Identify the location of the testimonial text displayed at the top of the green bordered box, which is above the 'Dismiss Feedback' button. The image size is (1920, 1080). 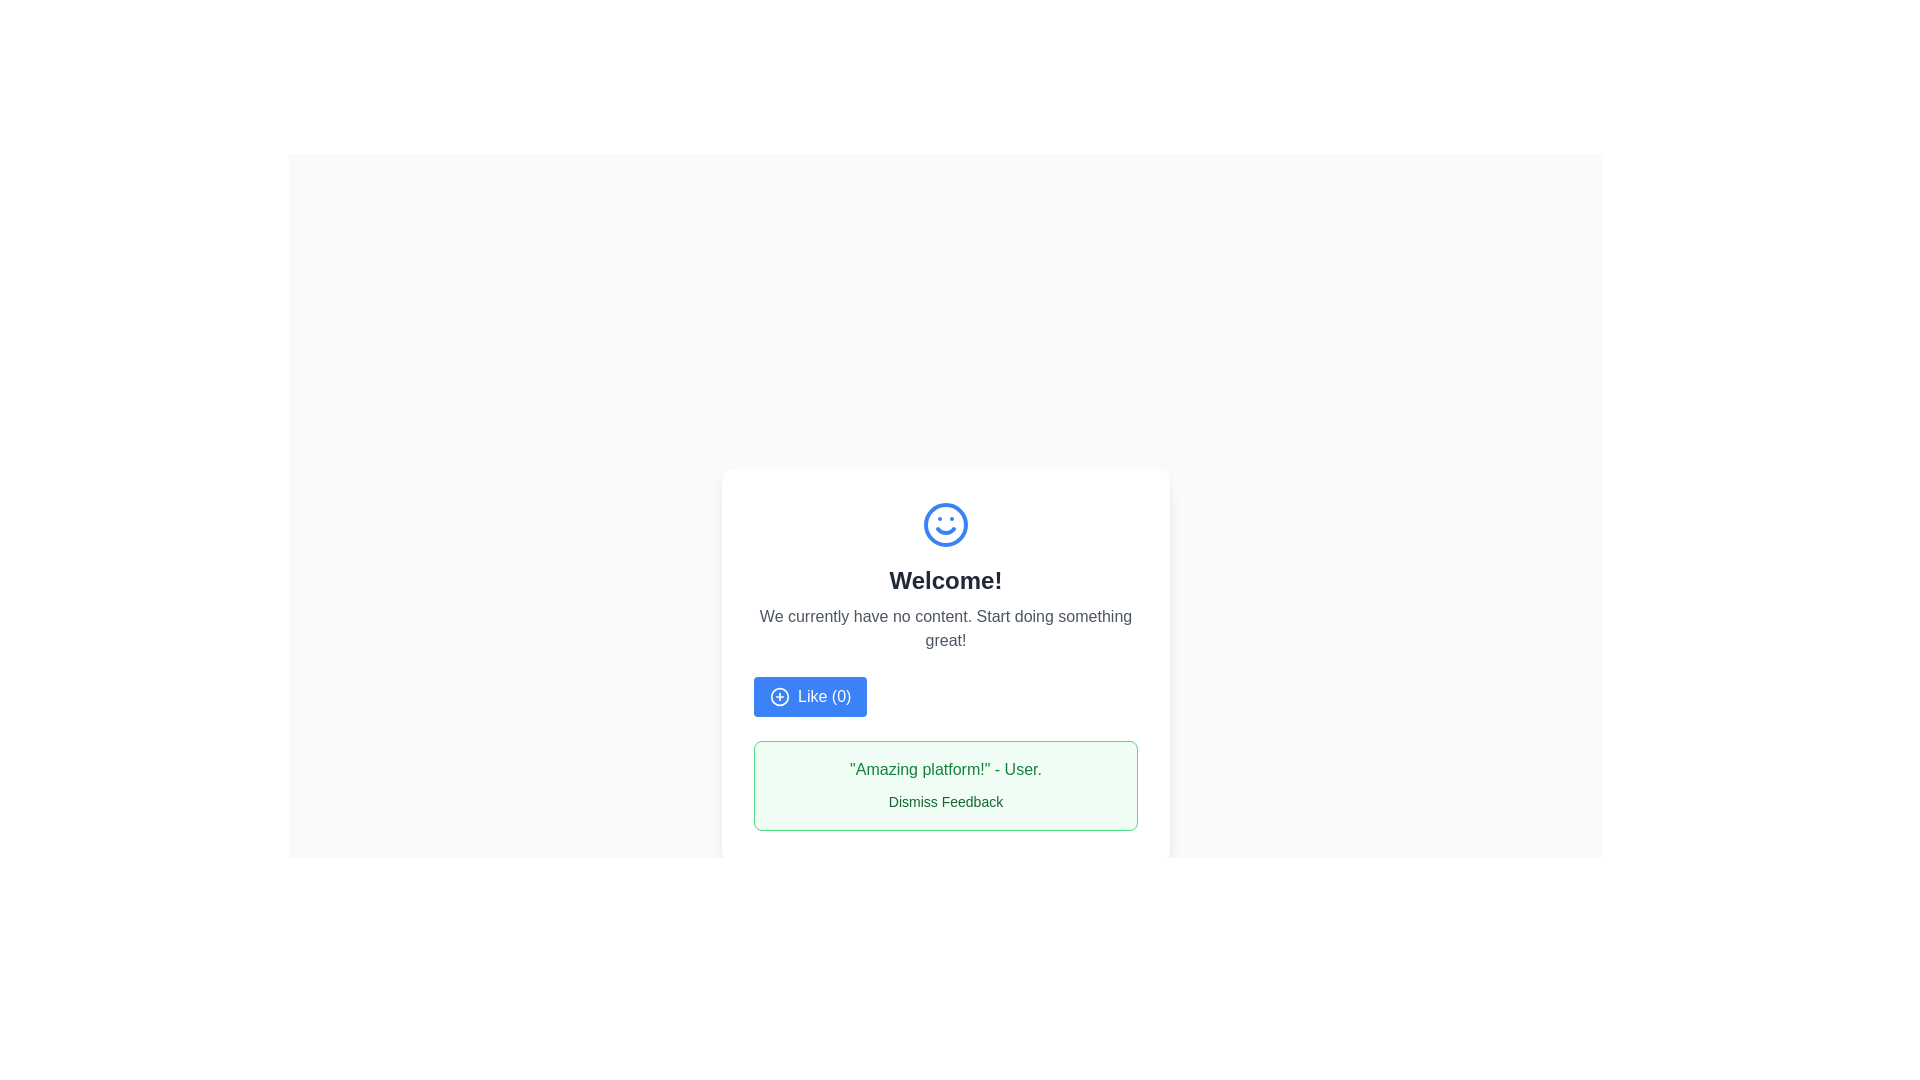
(944, 769).